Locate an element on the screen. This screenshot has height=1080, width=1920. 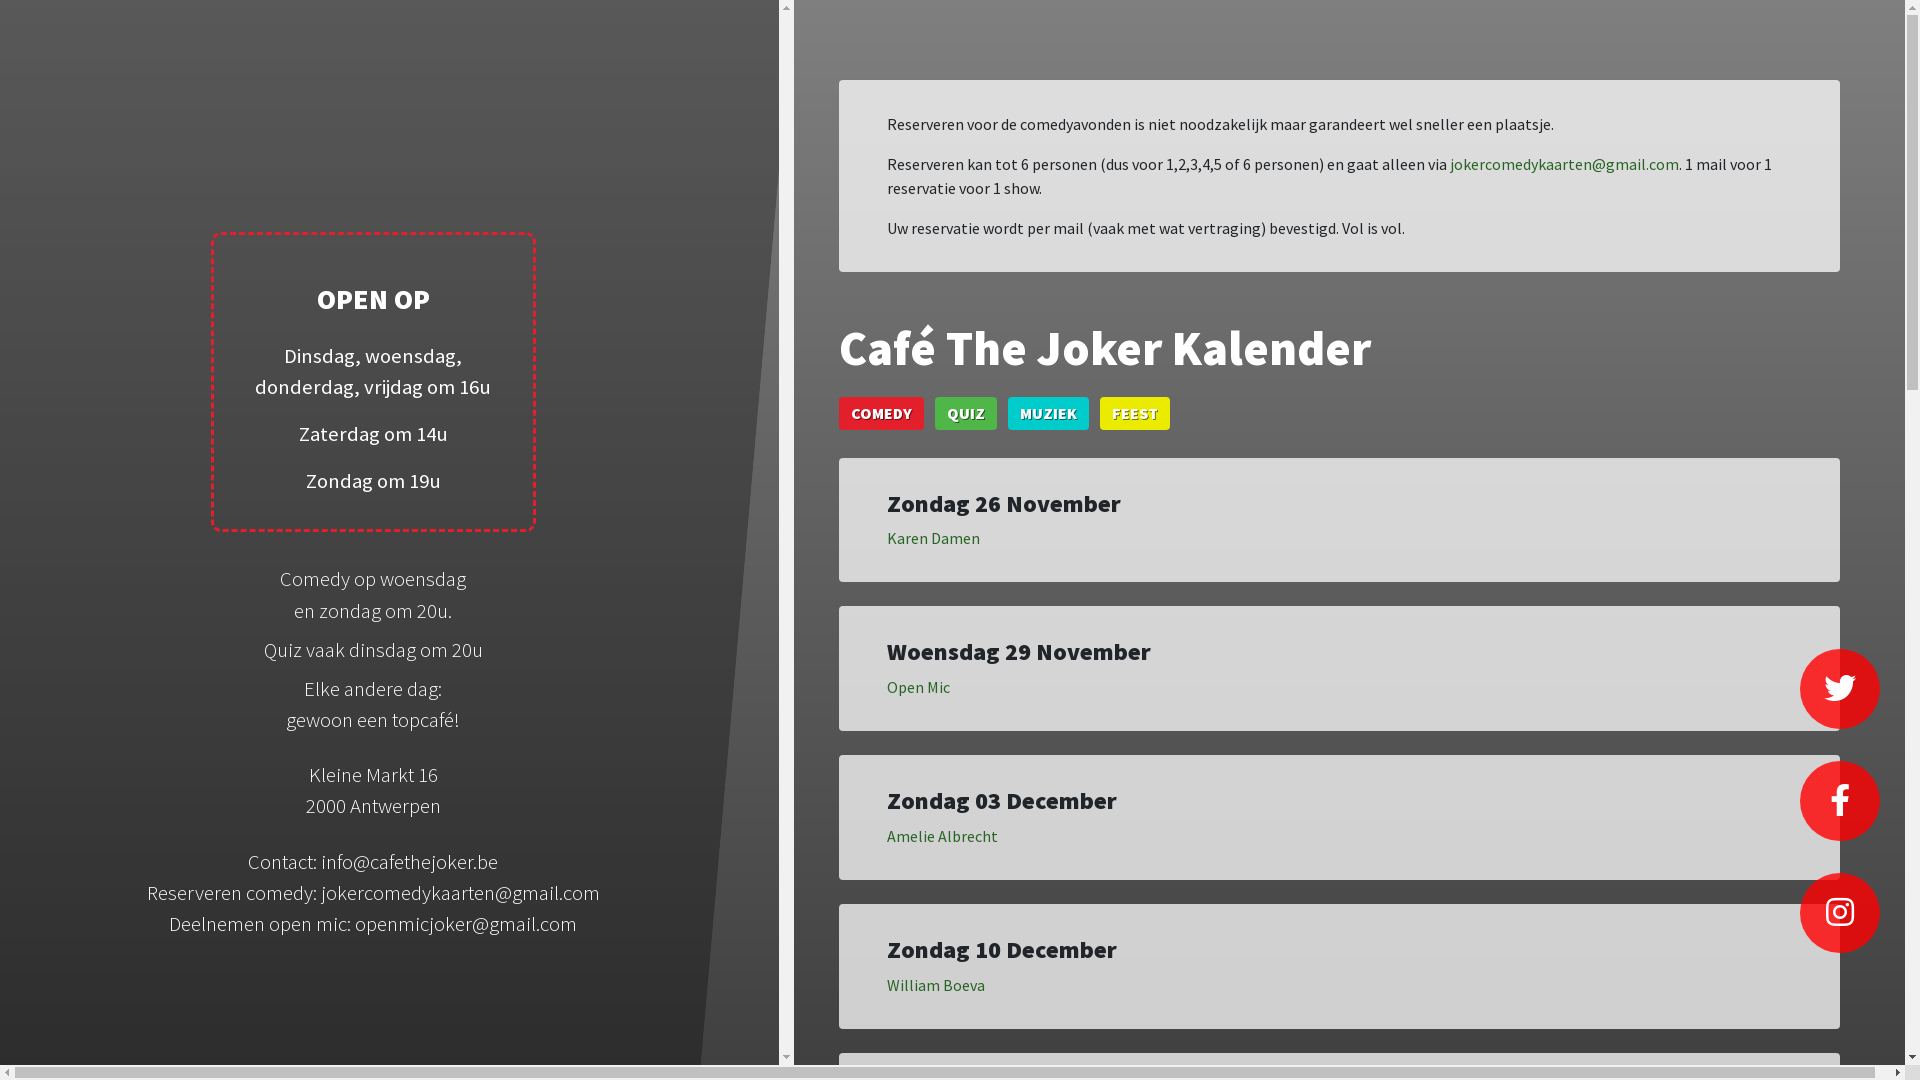
'William Boeva' is located at coordinates (886, 983).